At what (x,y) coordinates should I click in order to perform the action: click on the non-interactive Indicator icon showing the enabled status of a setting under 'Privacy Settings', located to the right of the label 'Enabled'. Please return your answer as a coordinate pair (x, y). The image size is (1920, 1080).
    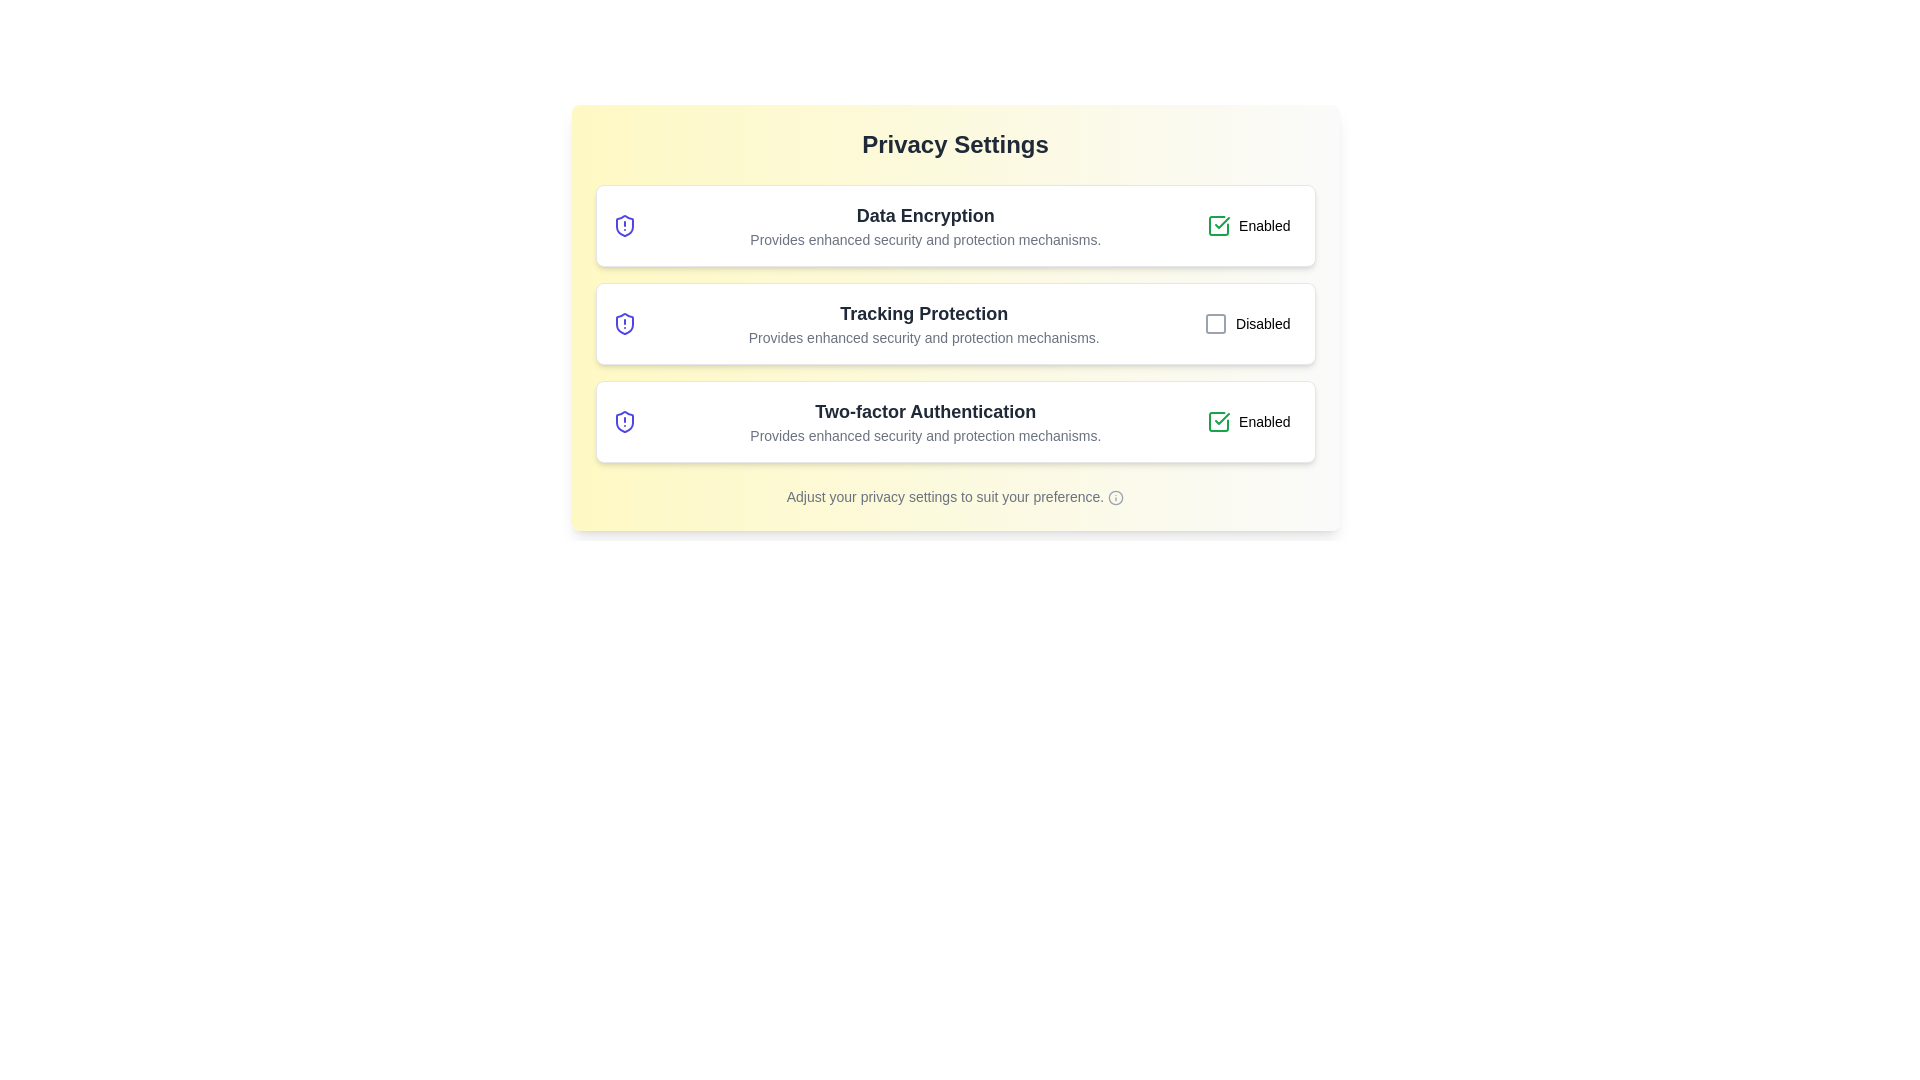
    Looking at the image, I should click on (1218, 420).